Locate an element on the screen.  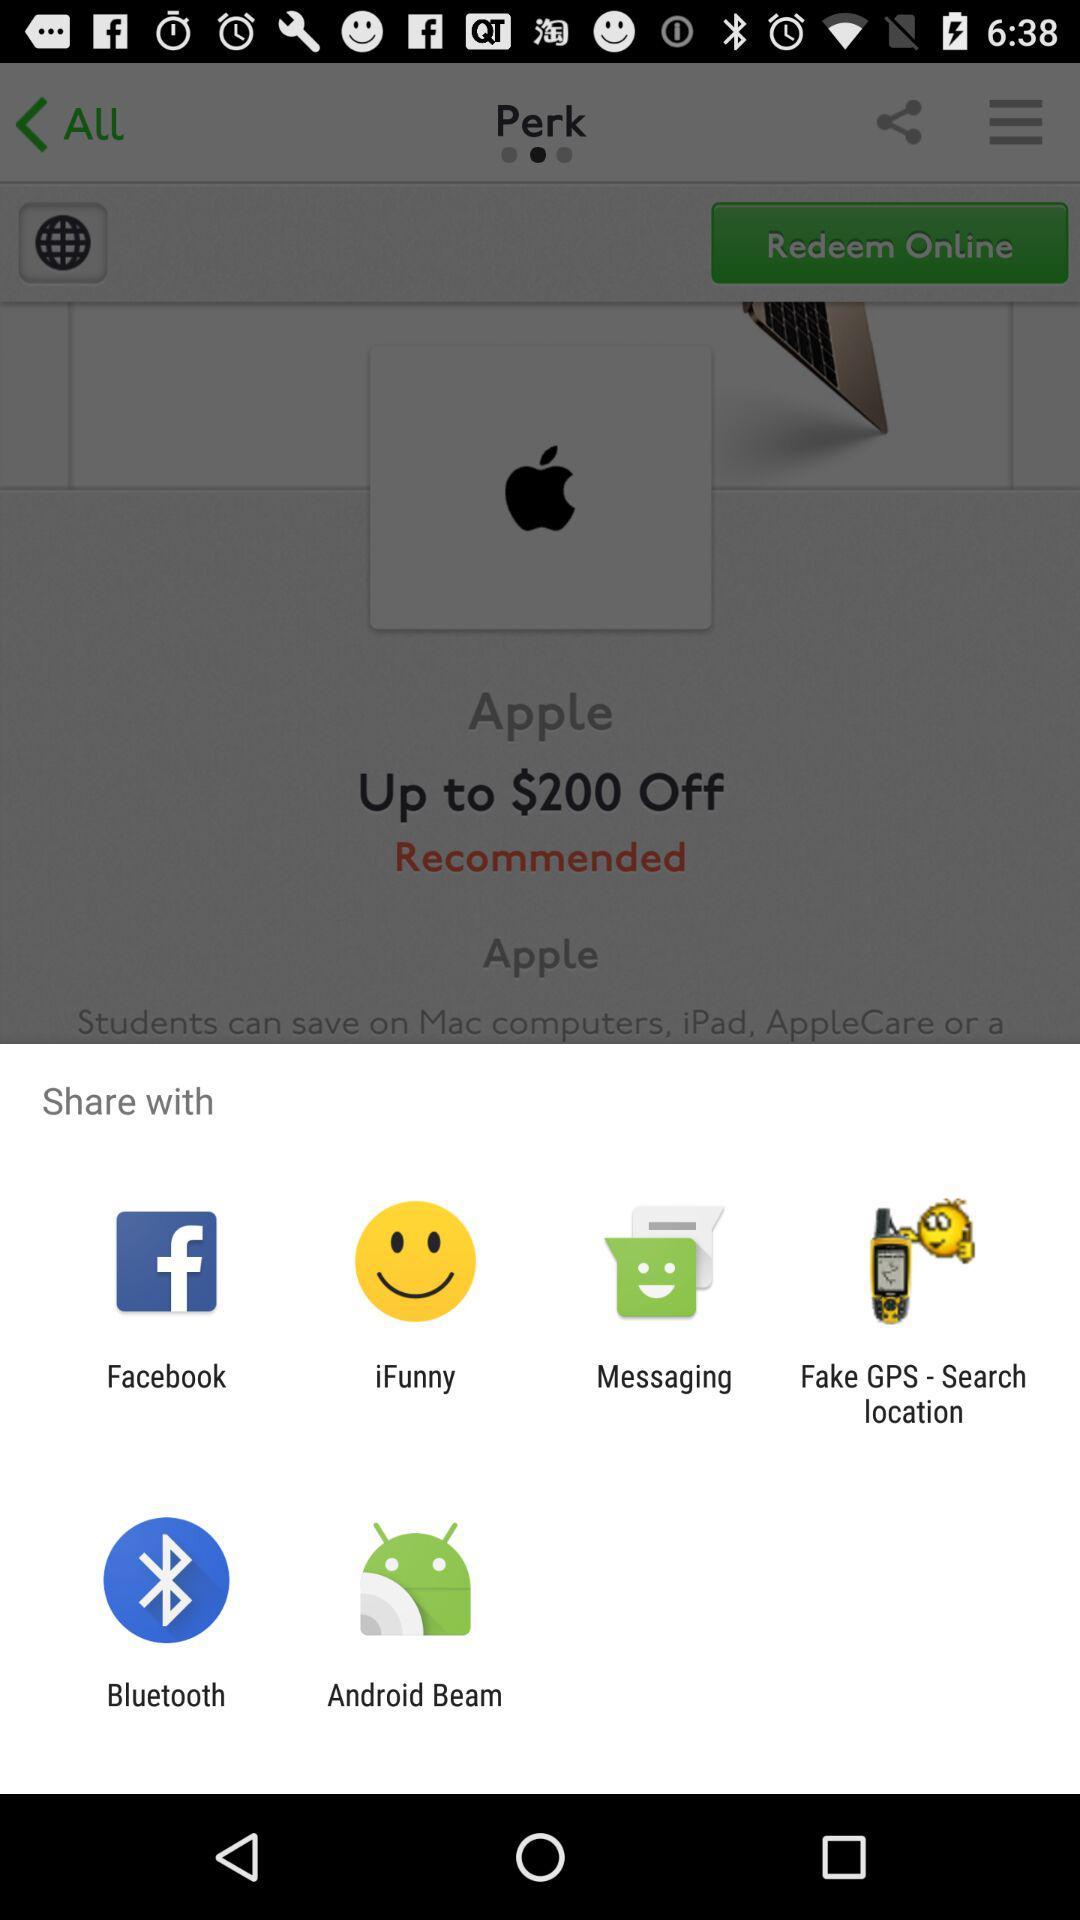
app at the bottom right corner is located at coordinates (913, 1392).